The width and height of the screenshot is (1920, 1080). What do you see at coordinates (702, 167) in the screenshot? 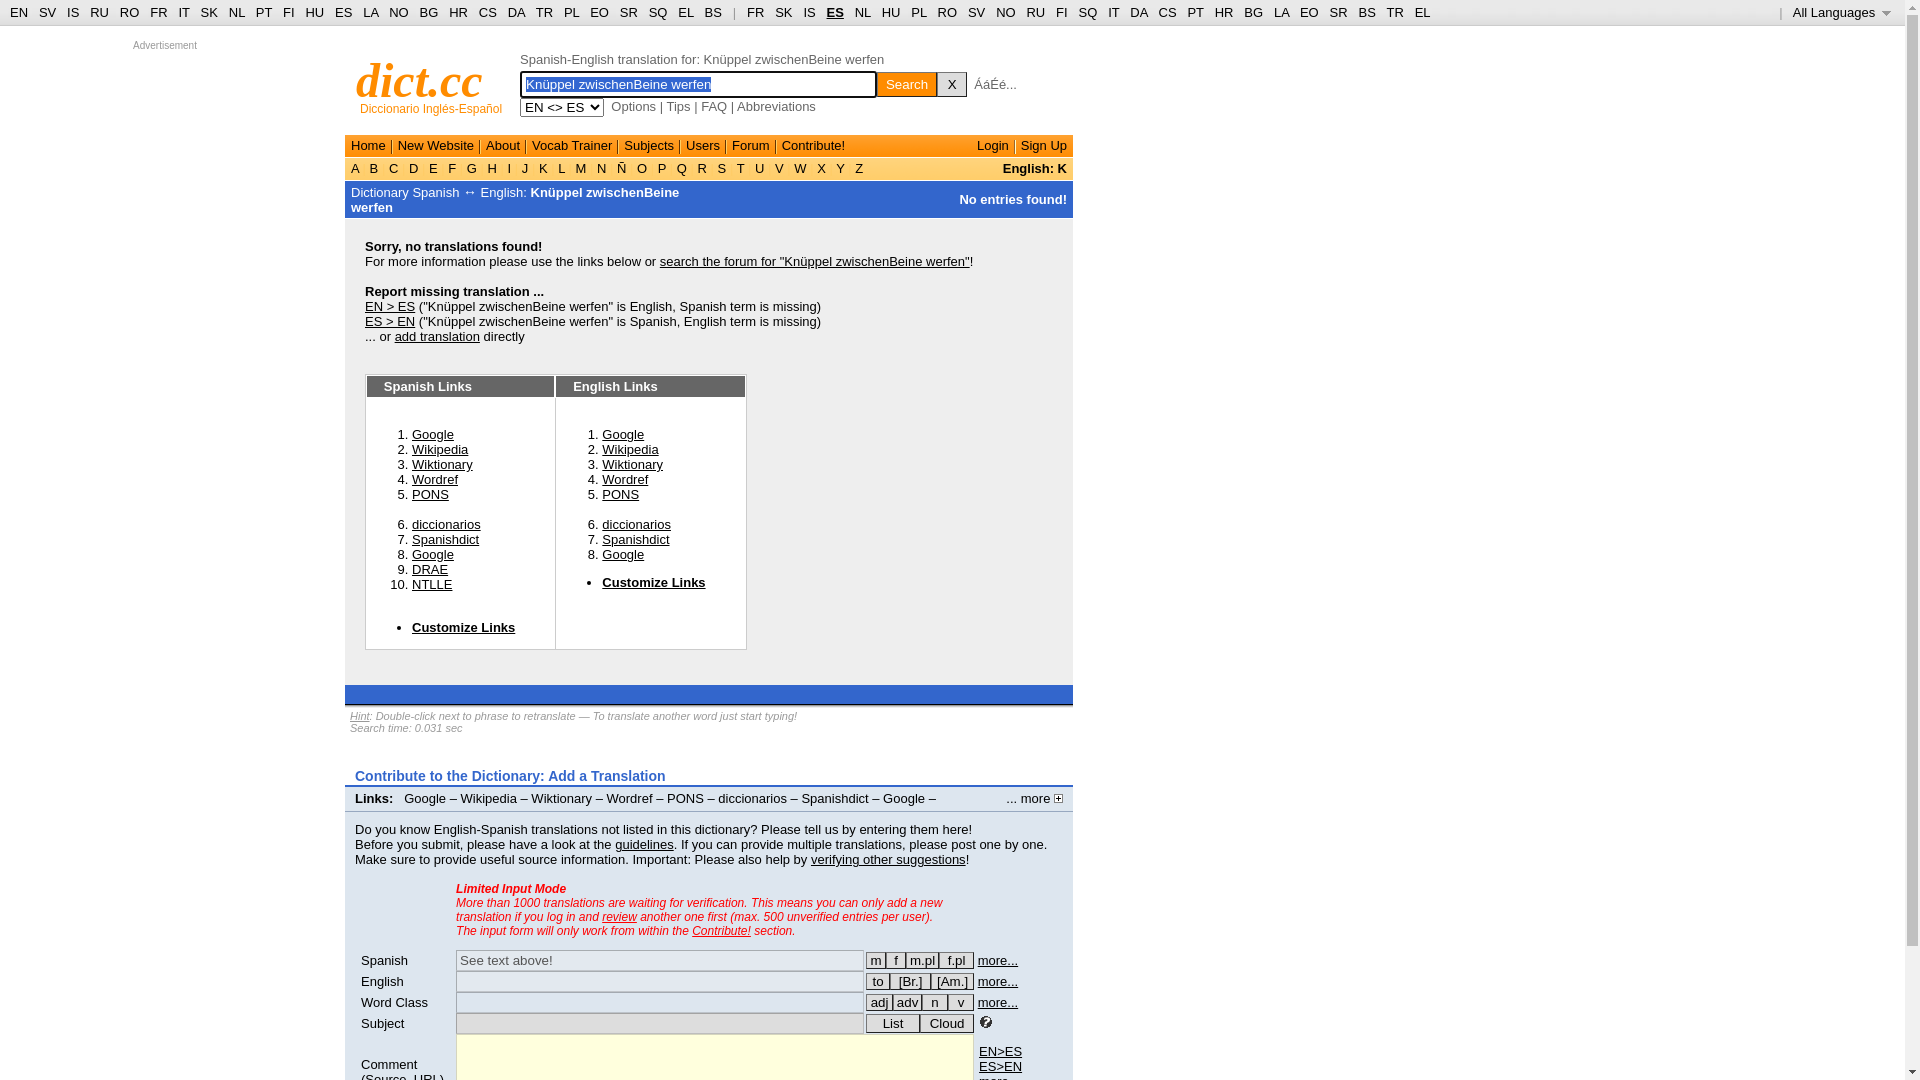
I see `'R'` at bounding box center [702, 167].